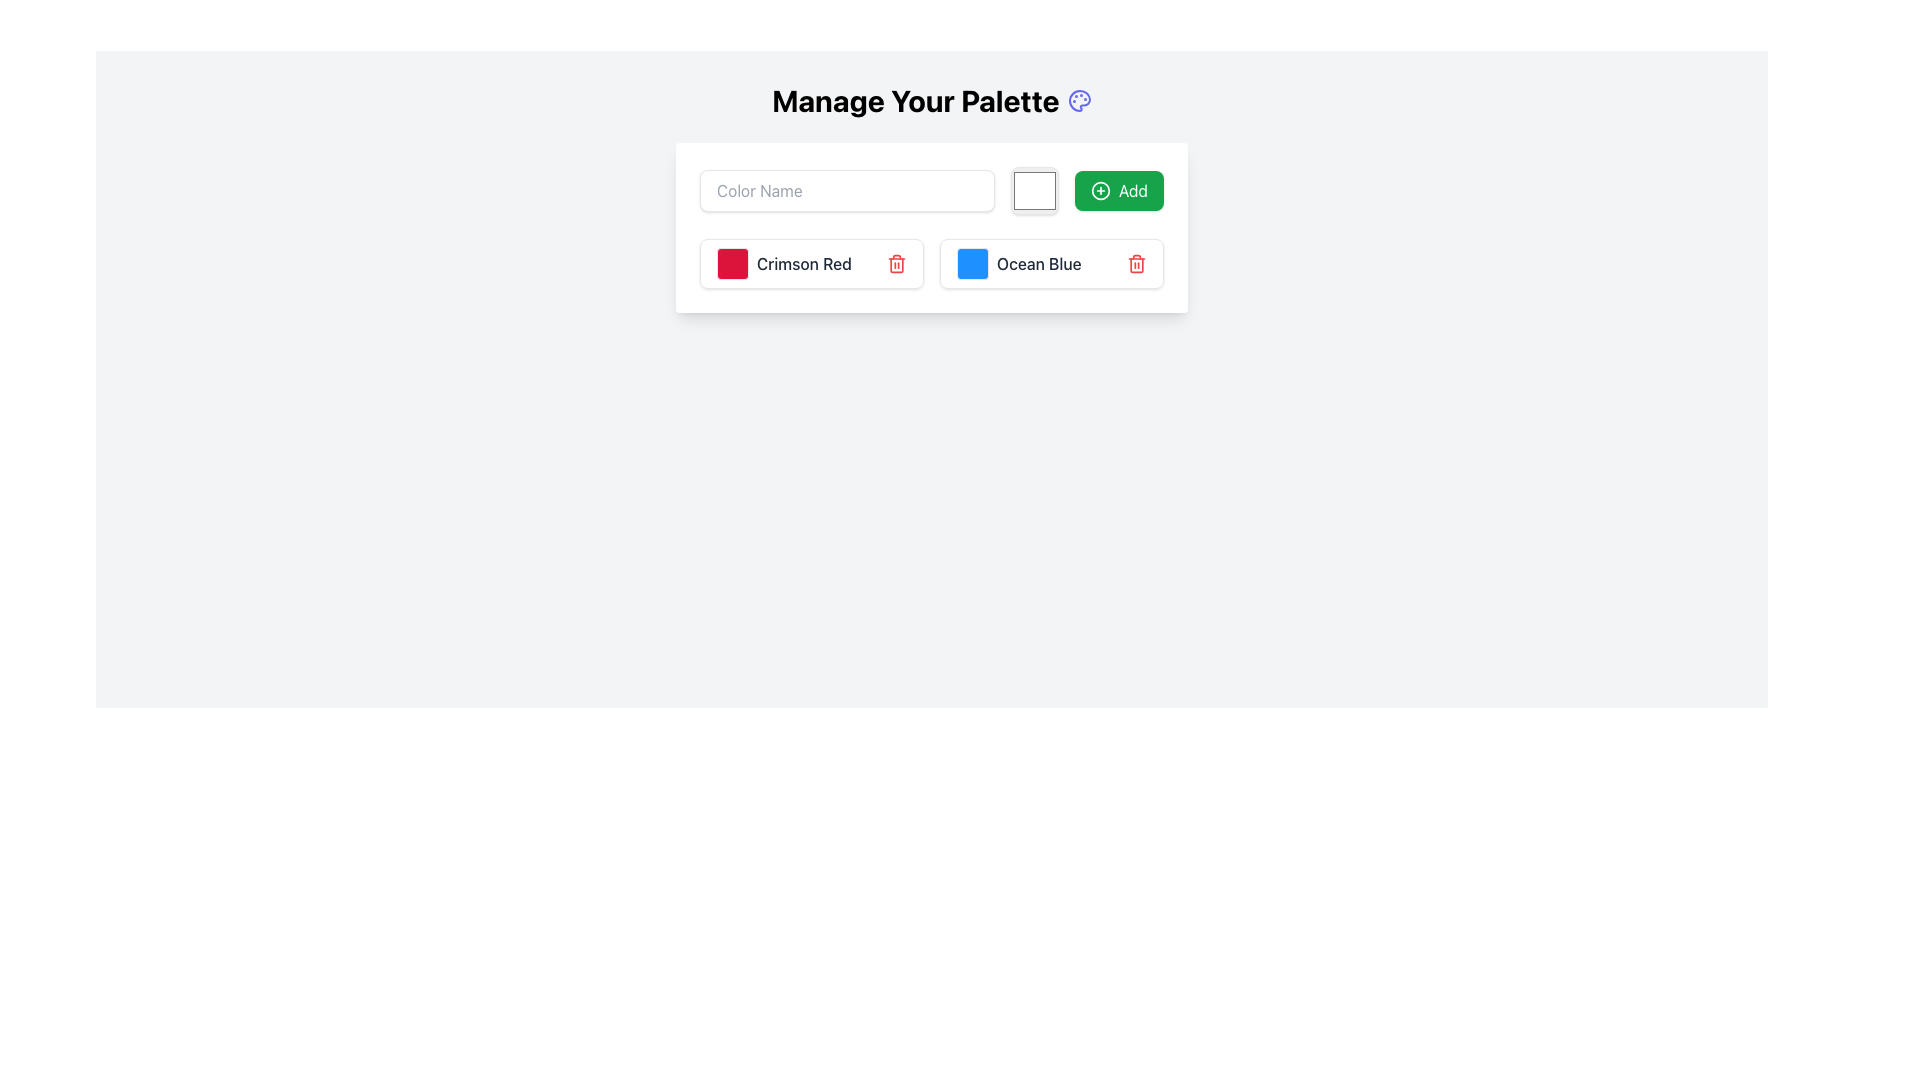 The image size is (1920, 1080). What do you see at coordinates (1078, 100) in the screenshot?
I see `the decorative SVG Icon located to the right of the 'Manage Your Palette' header text` at bounding box center [1078, 100].